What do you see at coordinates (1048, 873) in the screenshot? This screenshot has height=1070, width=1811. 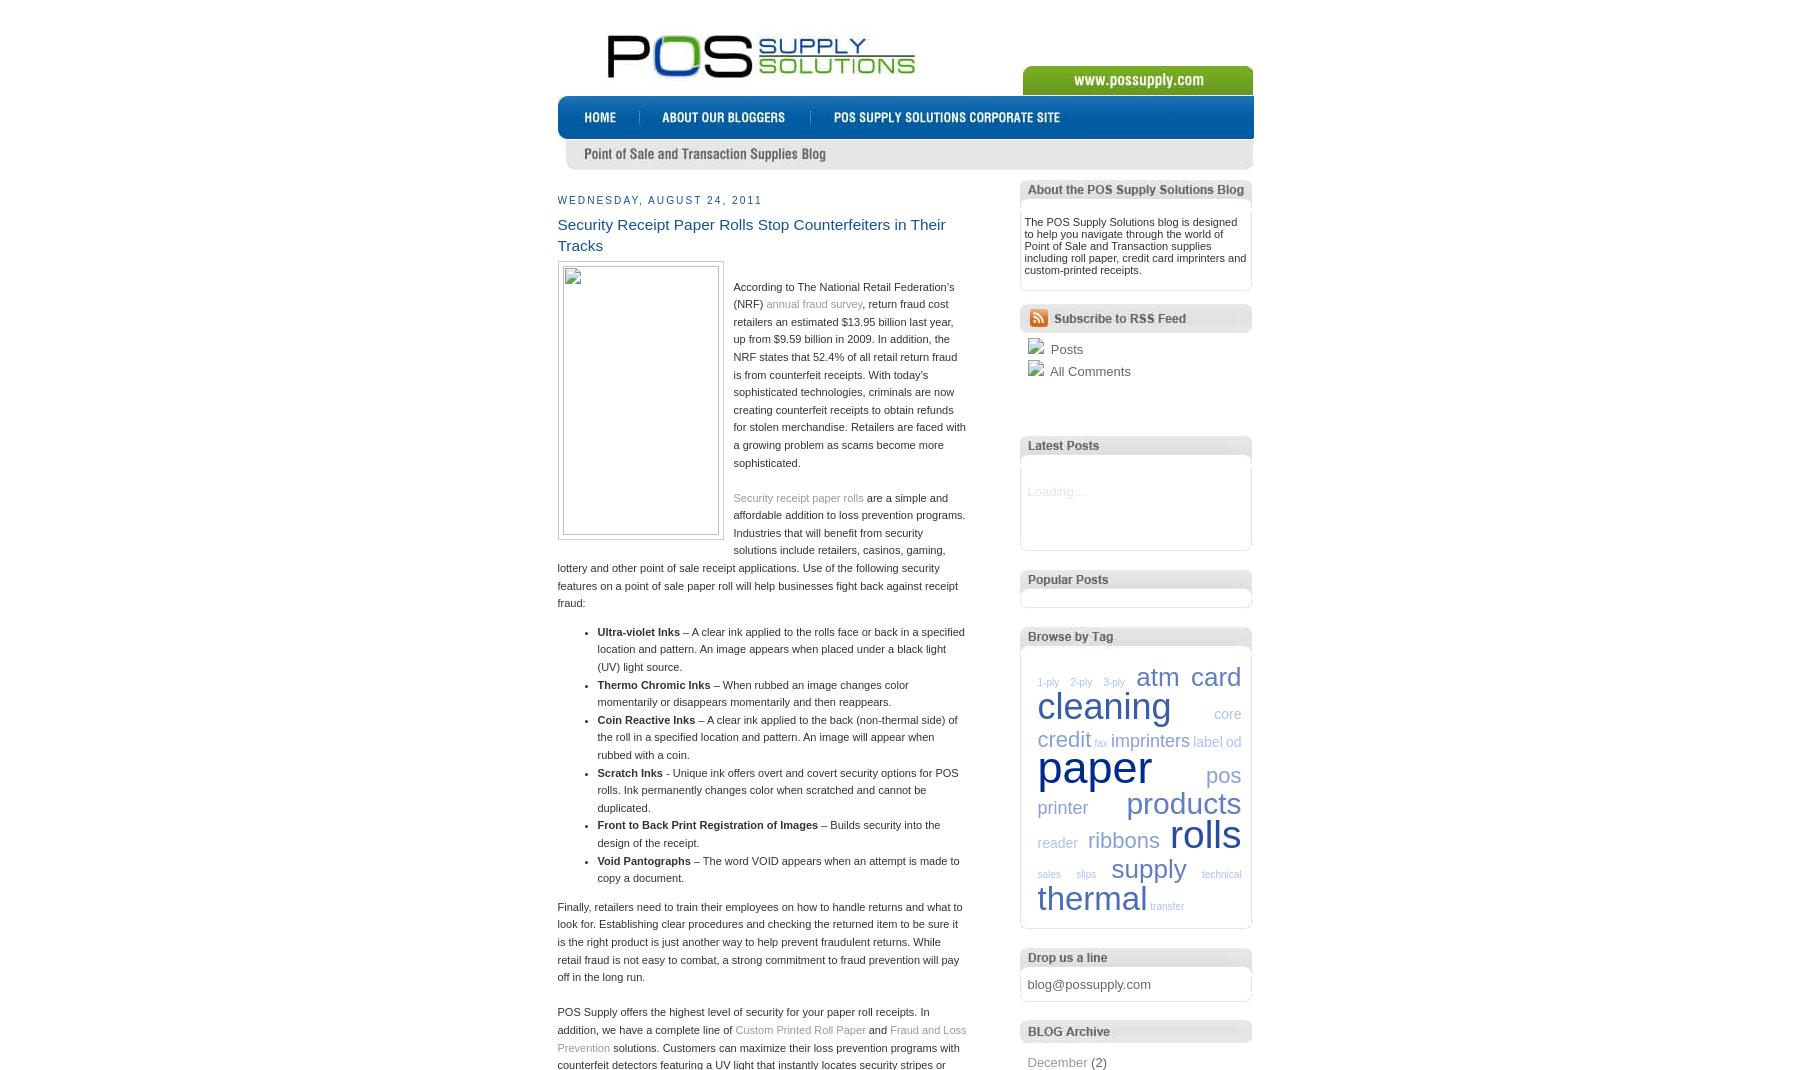 I see `'sales'` at bounding box center [1048, 873].